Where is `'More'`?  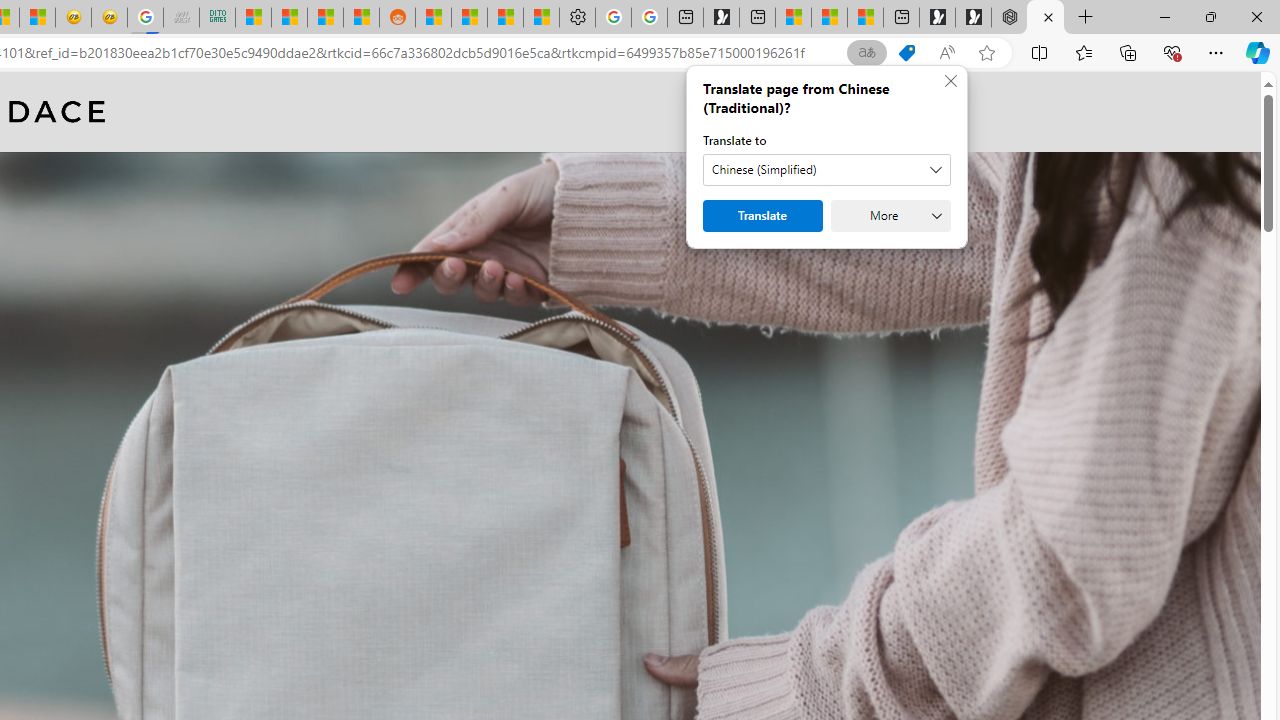
'More' is located at coordinates (889, 216).